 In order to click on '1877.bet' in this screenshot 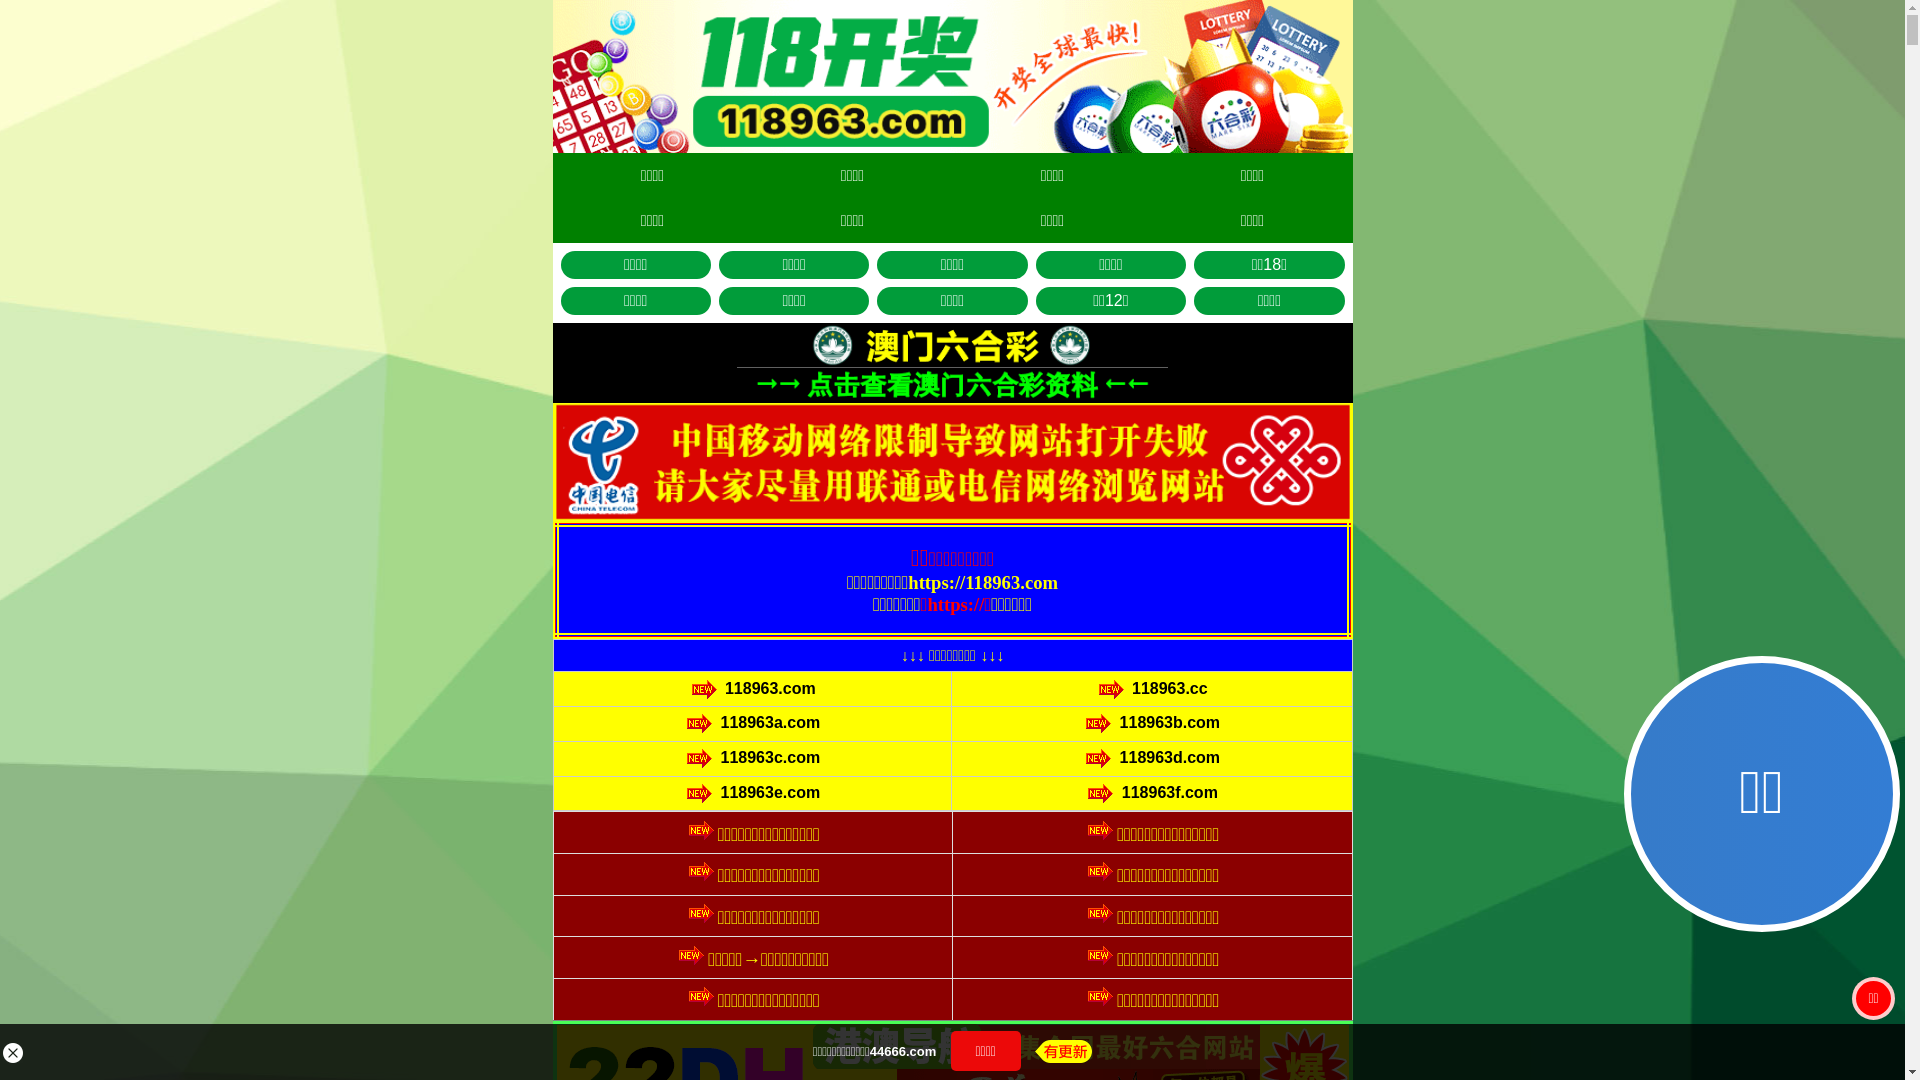, I will do `click(1036, 679)`.